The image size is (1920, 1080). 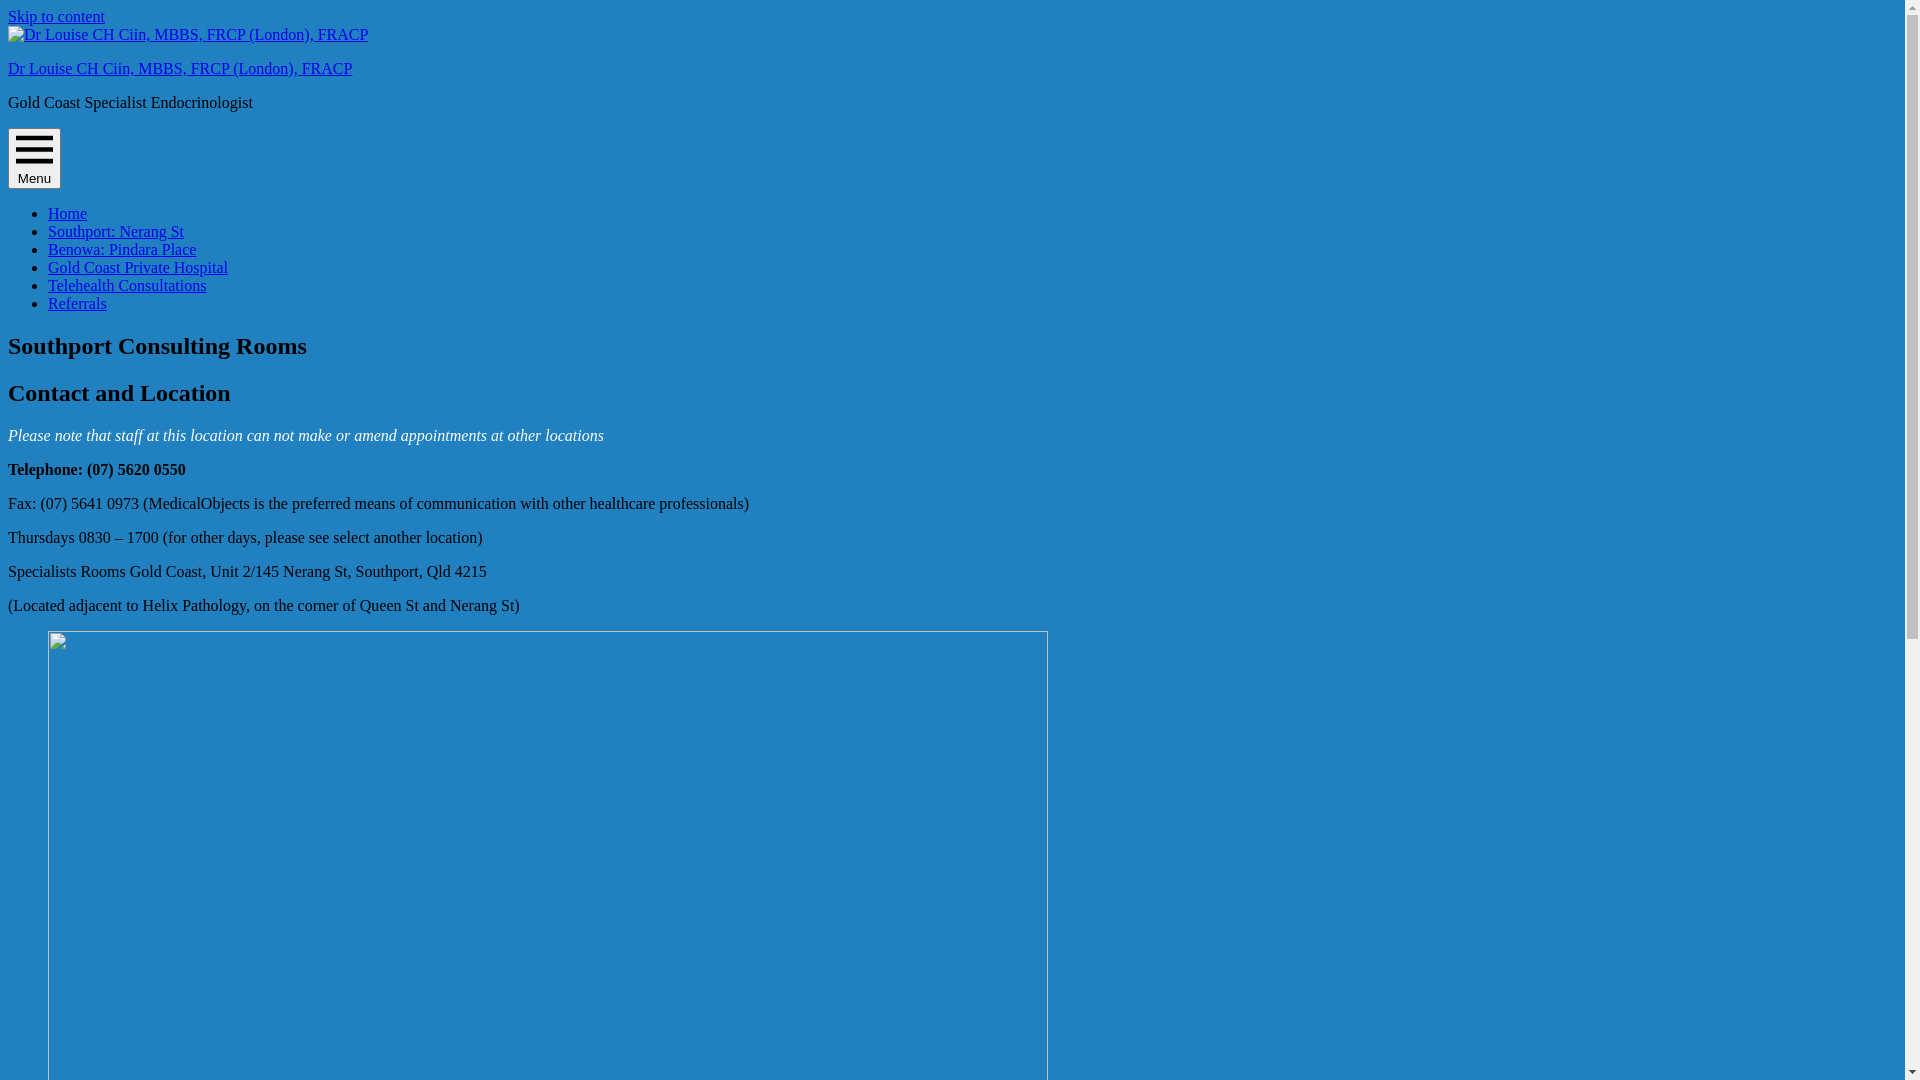 What do you see at coordinates (125, 285) in the screenshot?
I see `'Telehealth Consultations'` at bounding box center [125, 285].